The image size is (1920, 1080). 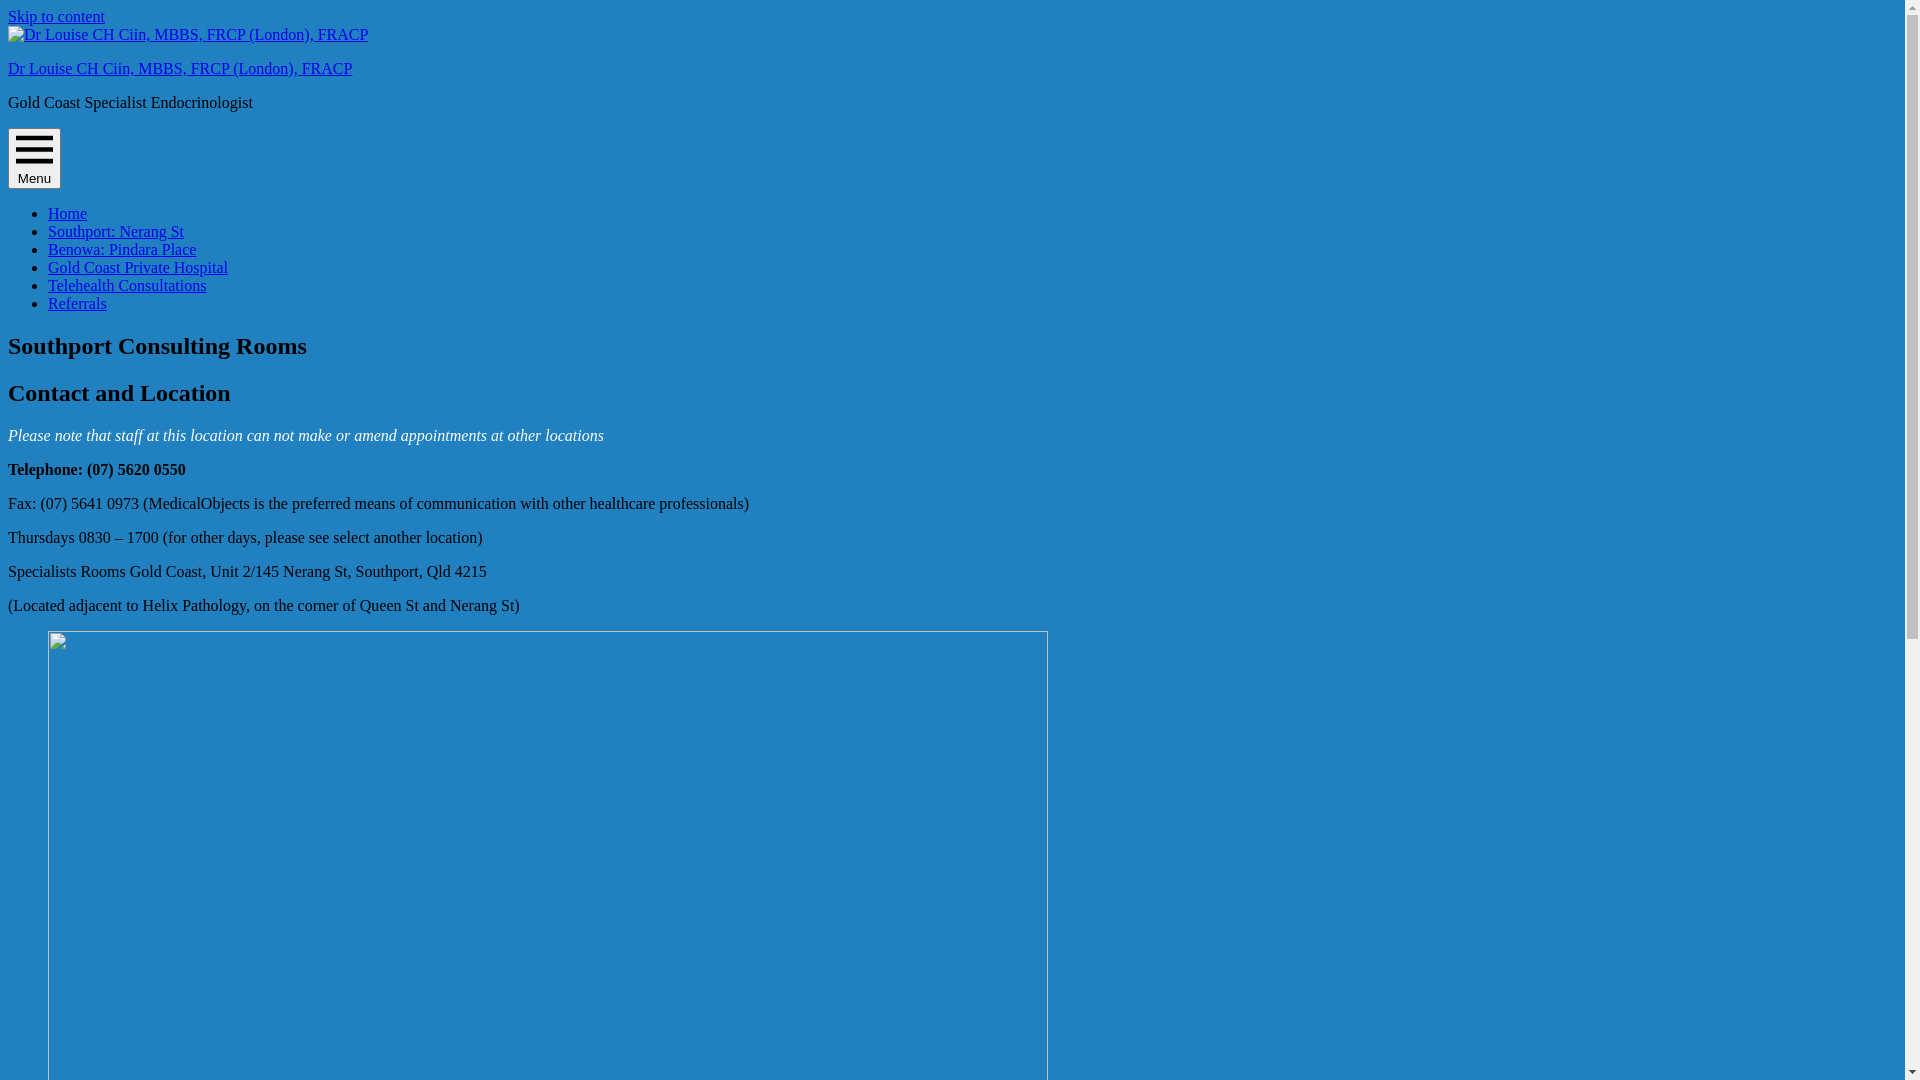 What do you see at coordinates (125, 285) in the screenshot?
I see `'Telehealth Consultations'` at bounding box center [125, 285].